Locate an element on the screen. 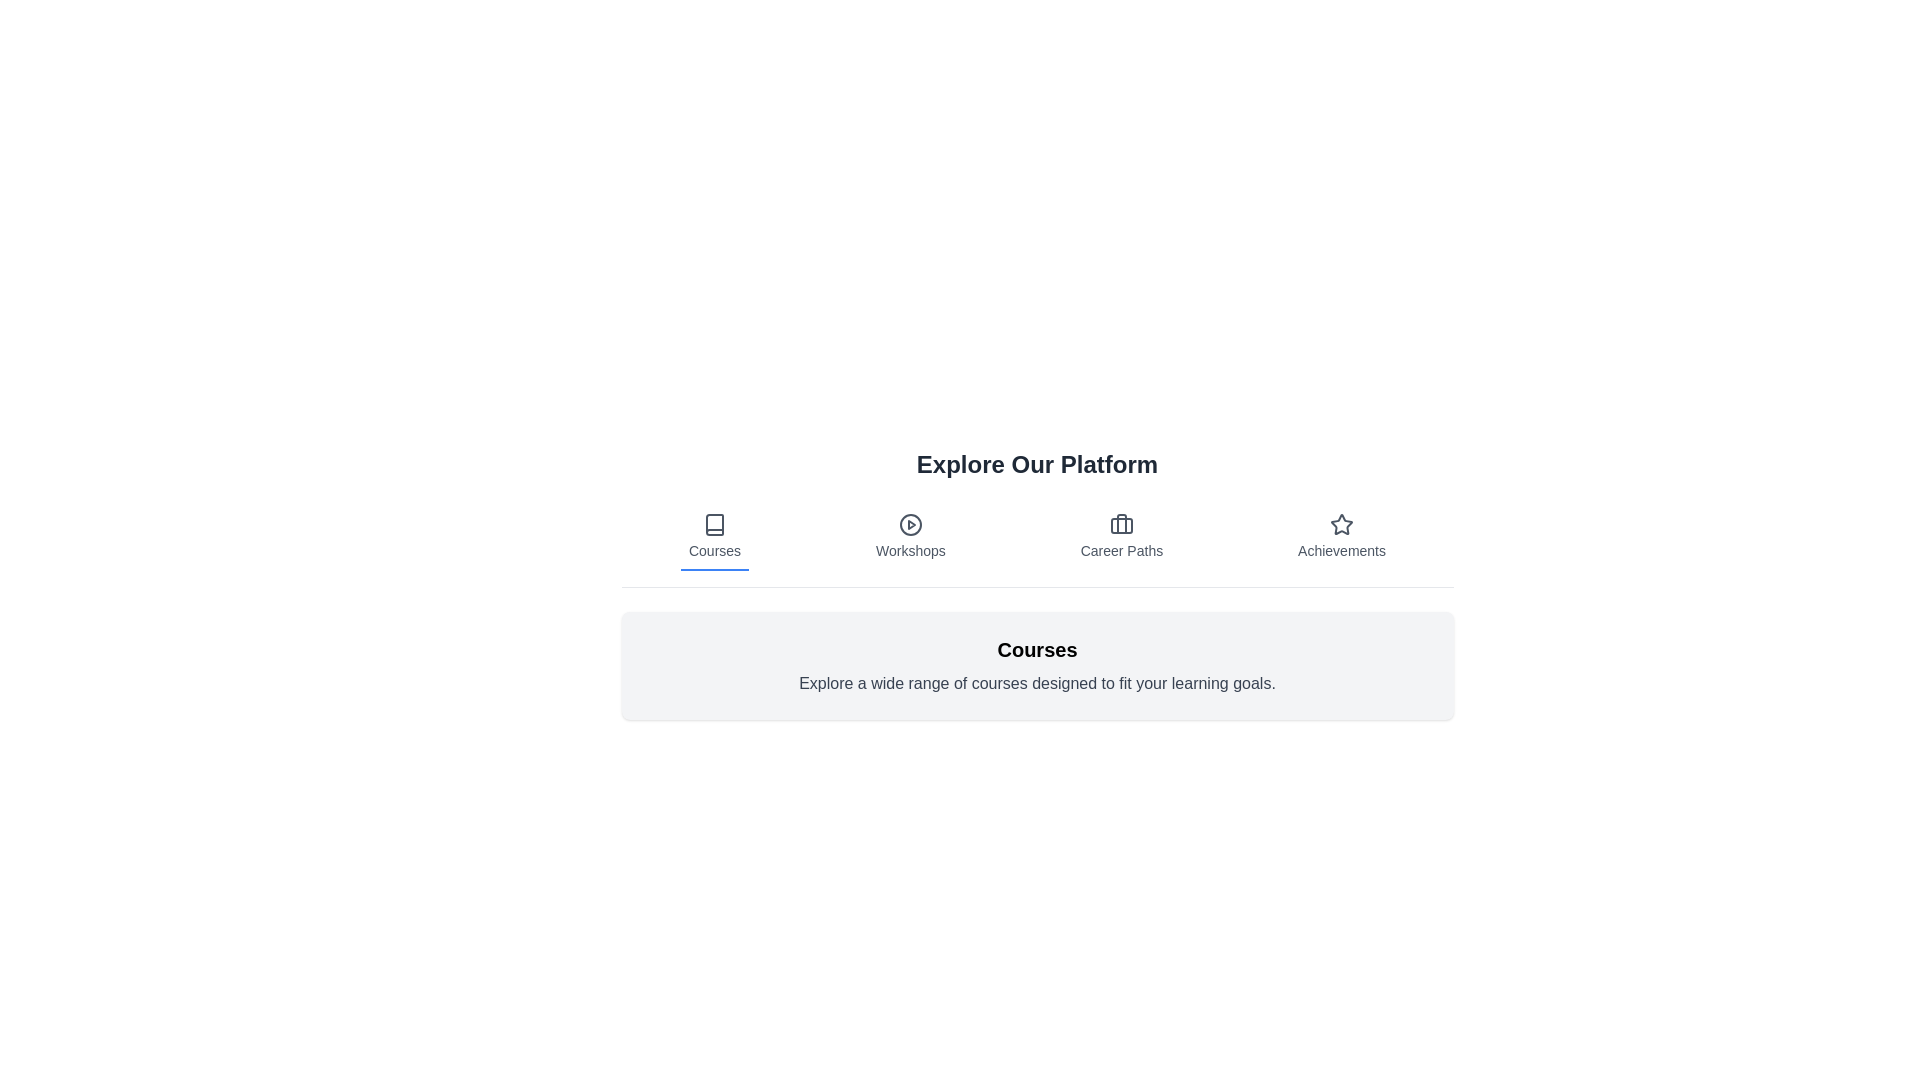  the tab corresponding to Courses is located at coordinates (715, 536).